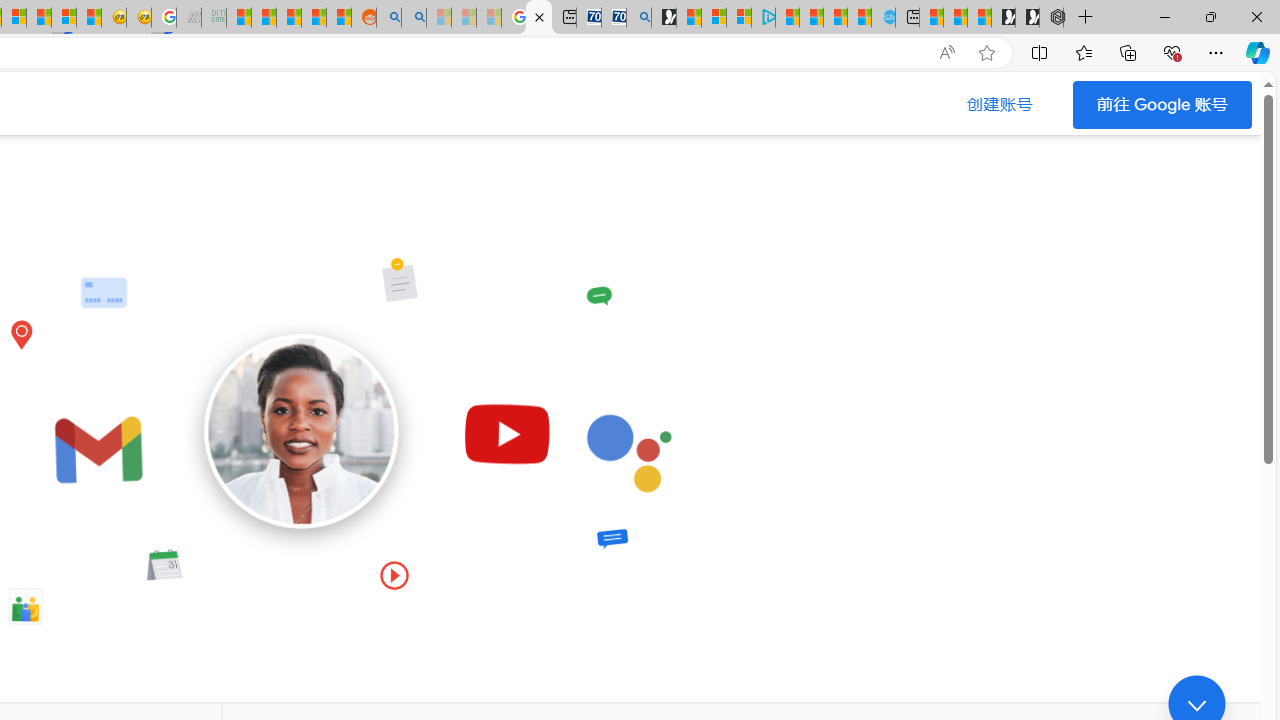 Image resolution: width=1280 pixels, height=720 pixels. Describe the element at coordinates (638, 17) in the screenshot. I see `'Bing Real Estate - Home sales and rental listings'` at that location.